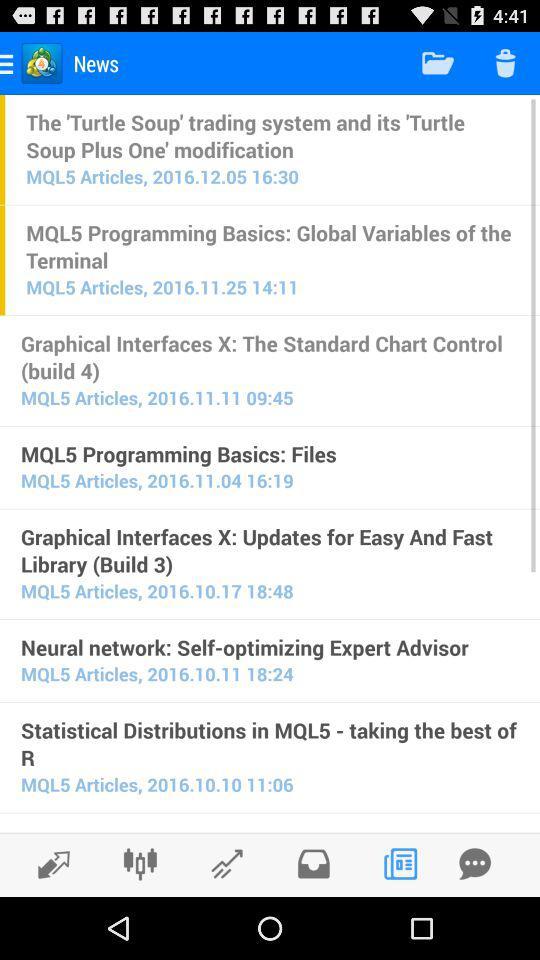 Image resolution: width=540 pixels, height=960 pixels. I want to click on the chat icon, so click(474, 924).